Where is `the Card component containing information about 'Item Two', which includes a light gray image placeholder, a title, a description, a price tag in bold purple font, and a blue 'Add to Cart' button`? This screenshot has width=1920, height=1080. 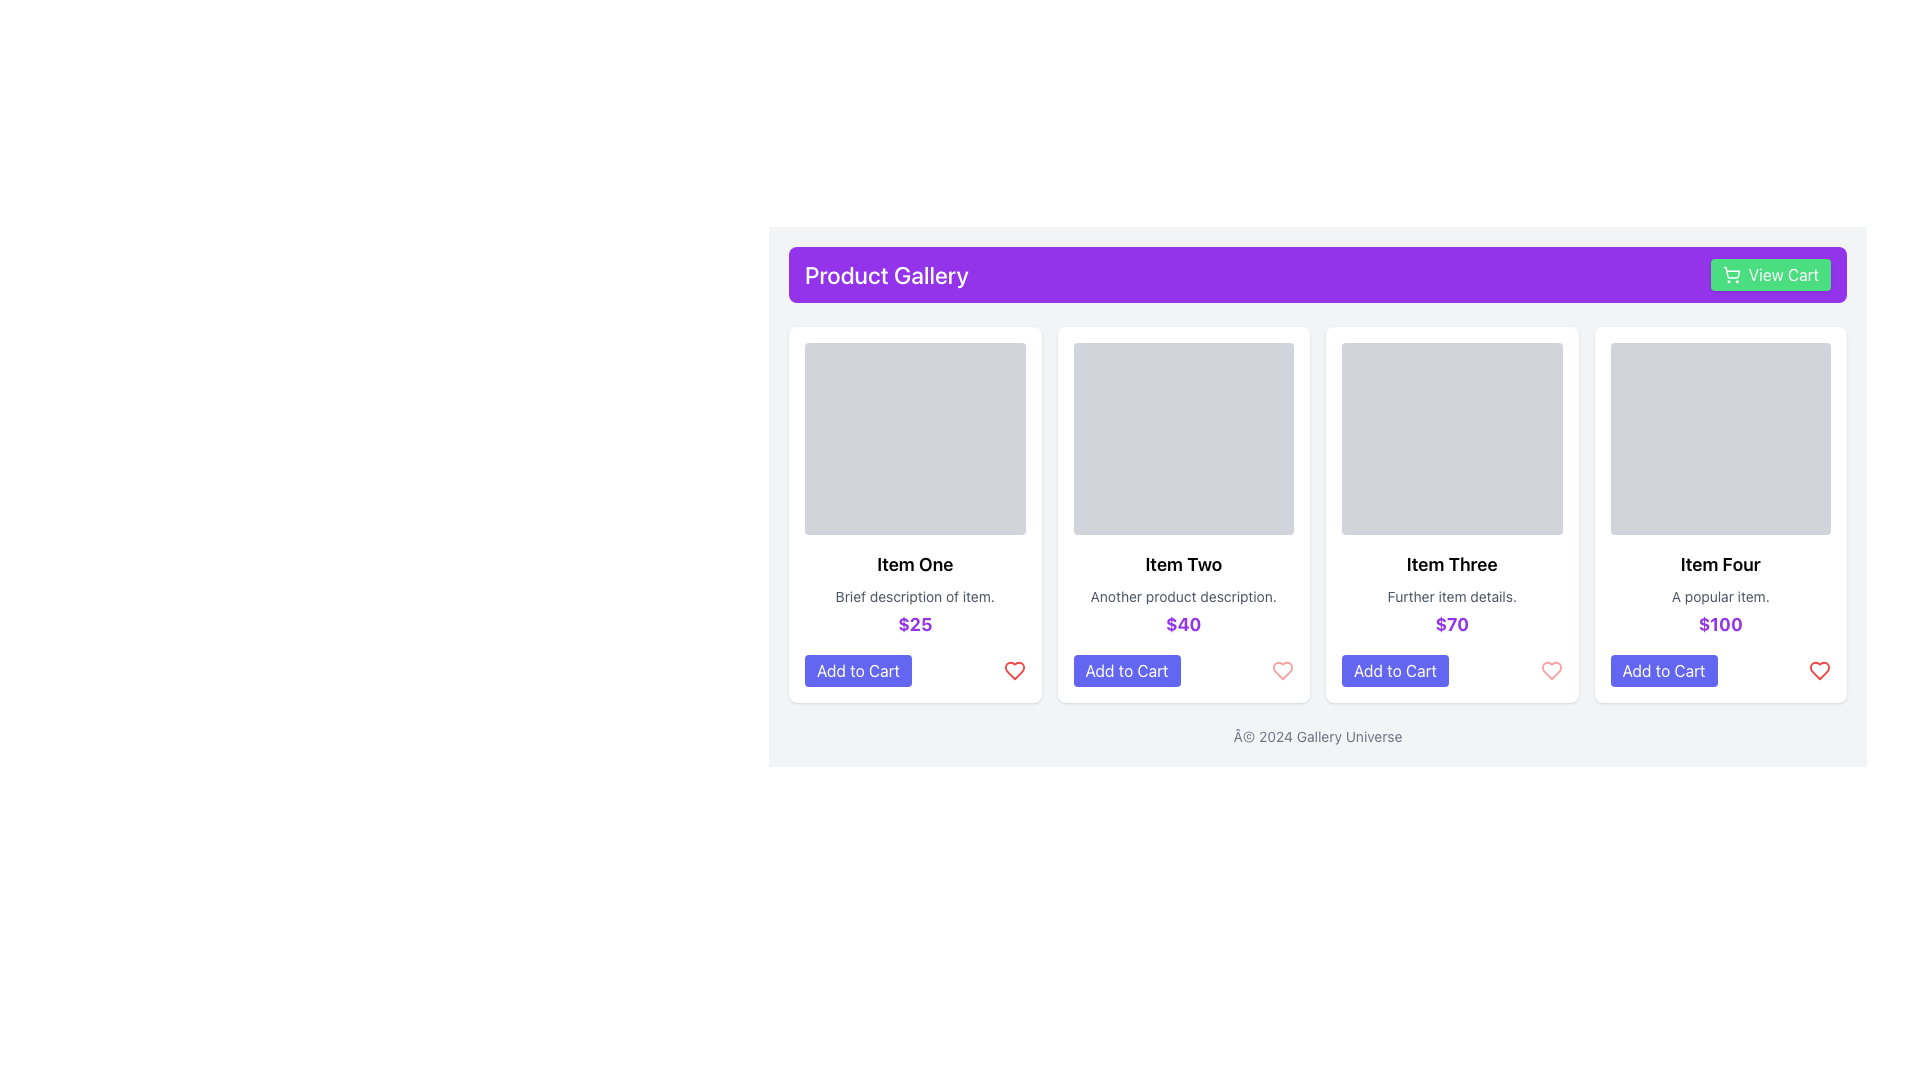
the Card component containing information about 'Item Two', which includes a light gray image placeholder, a title, a description, a price tag in bold purple font, and a blue 'Add to Cart' button is located at coordinates (1183, 514).